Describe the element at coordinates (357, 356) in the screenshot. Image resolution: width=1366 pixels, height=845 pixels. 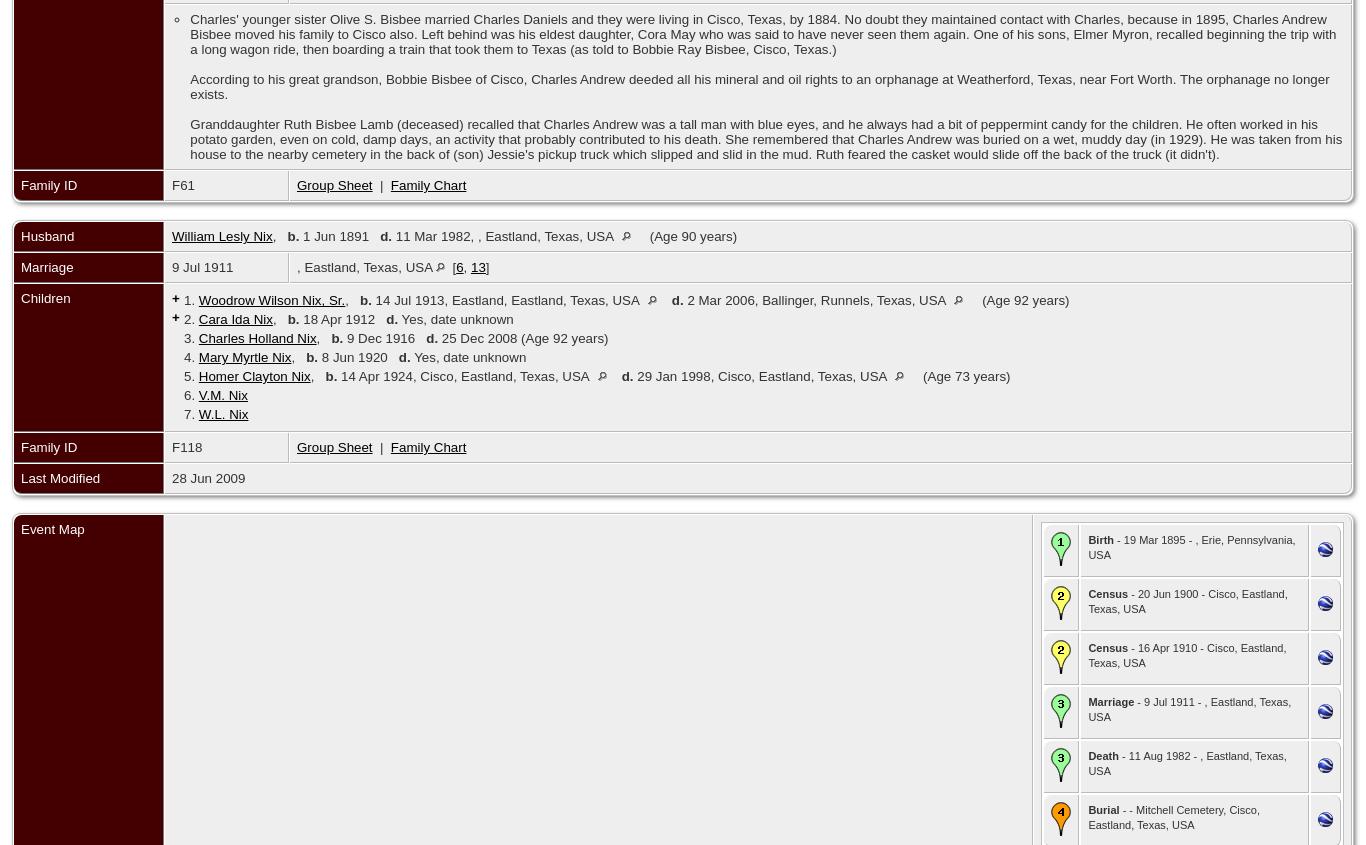
I see `'8 Jun 1920'` at that location.